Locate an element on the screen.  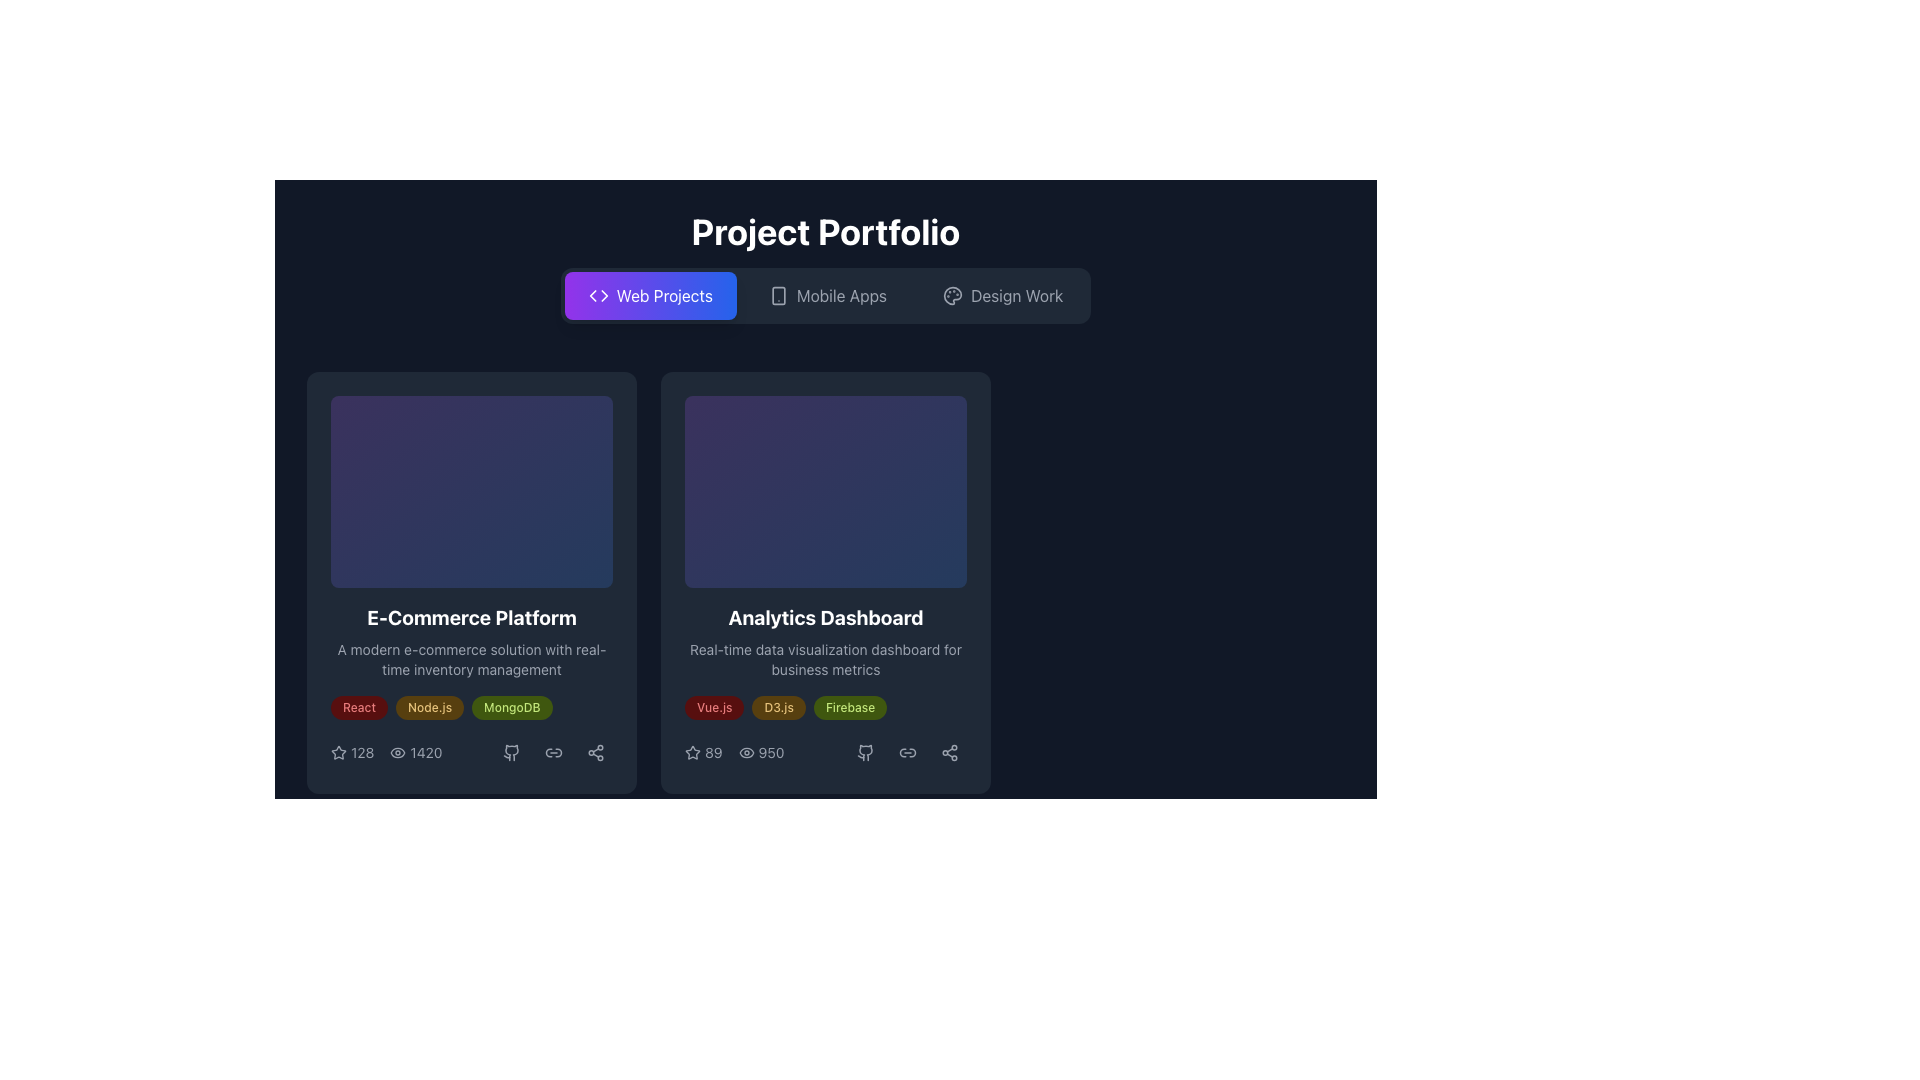
the left-facing arrow icon in the toolbar above the main content, which symbolizes a coding or exchange concept is located at coordinates (591, 296).